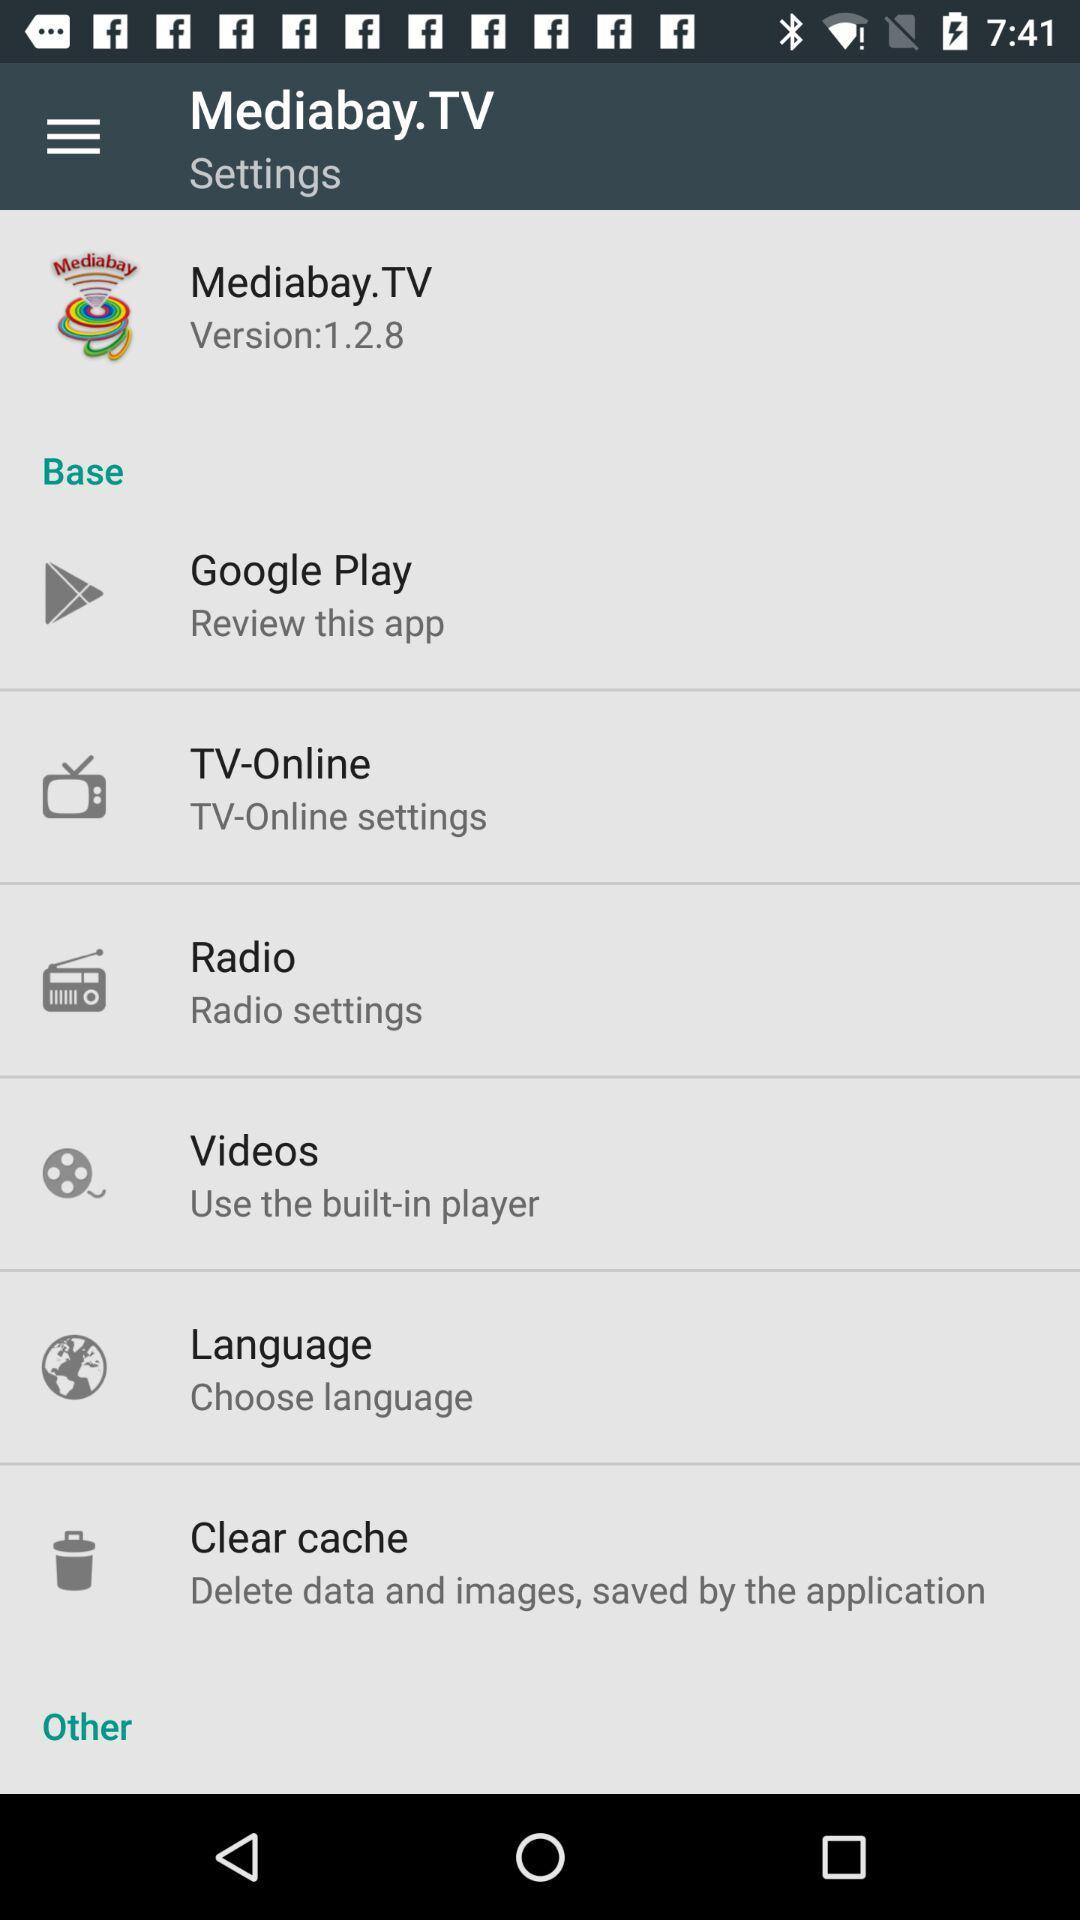 The image size is (1080, 1920). Describe the element at coordinates (253, 1148) in the screenshot. I see `item below radio settings item` at that location.